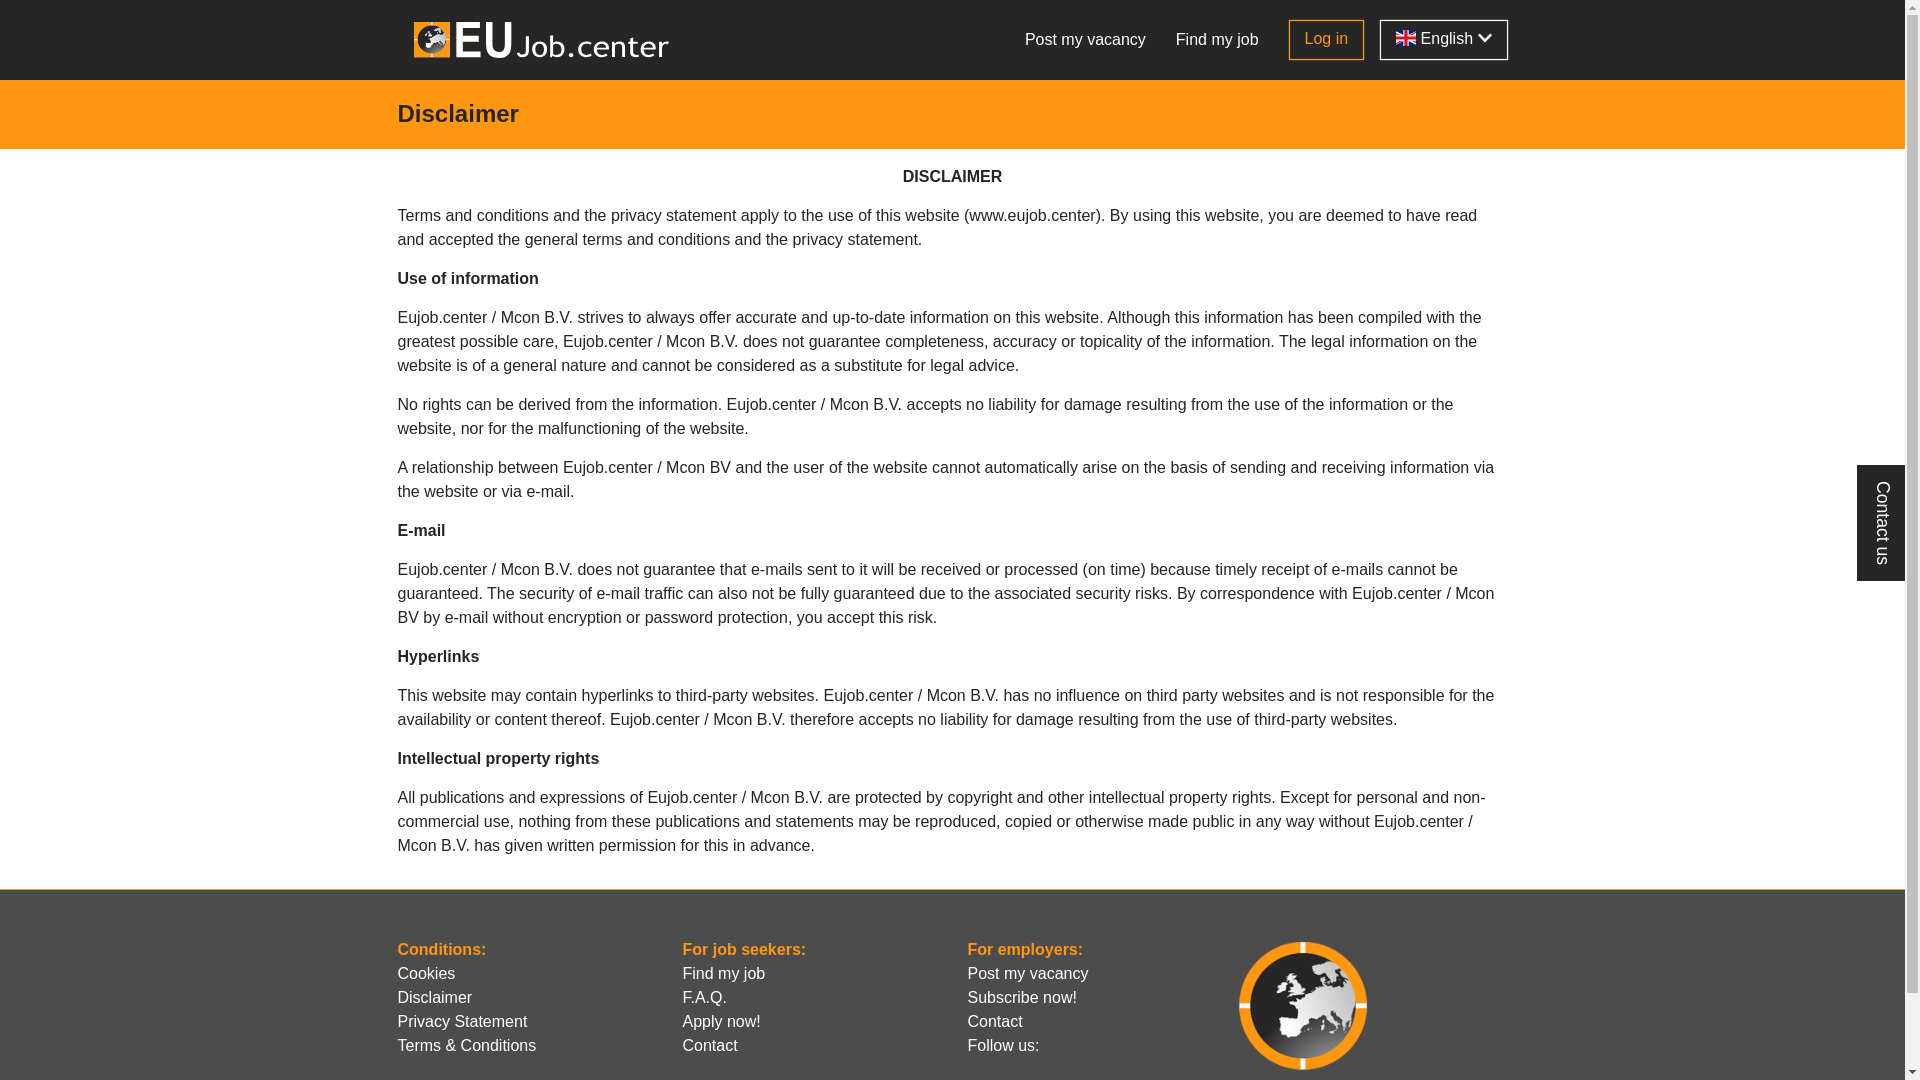 The image size is (1920, 1080). Describe the element at coordinates (1289, 39) in the screenshot. I see `'Log in'` at that location.